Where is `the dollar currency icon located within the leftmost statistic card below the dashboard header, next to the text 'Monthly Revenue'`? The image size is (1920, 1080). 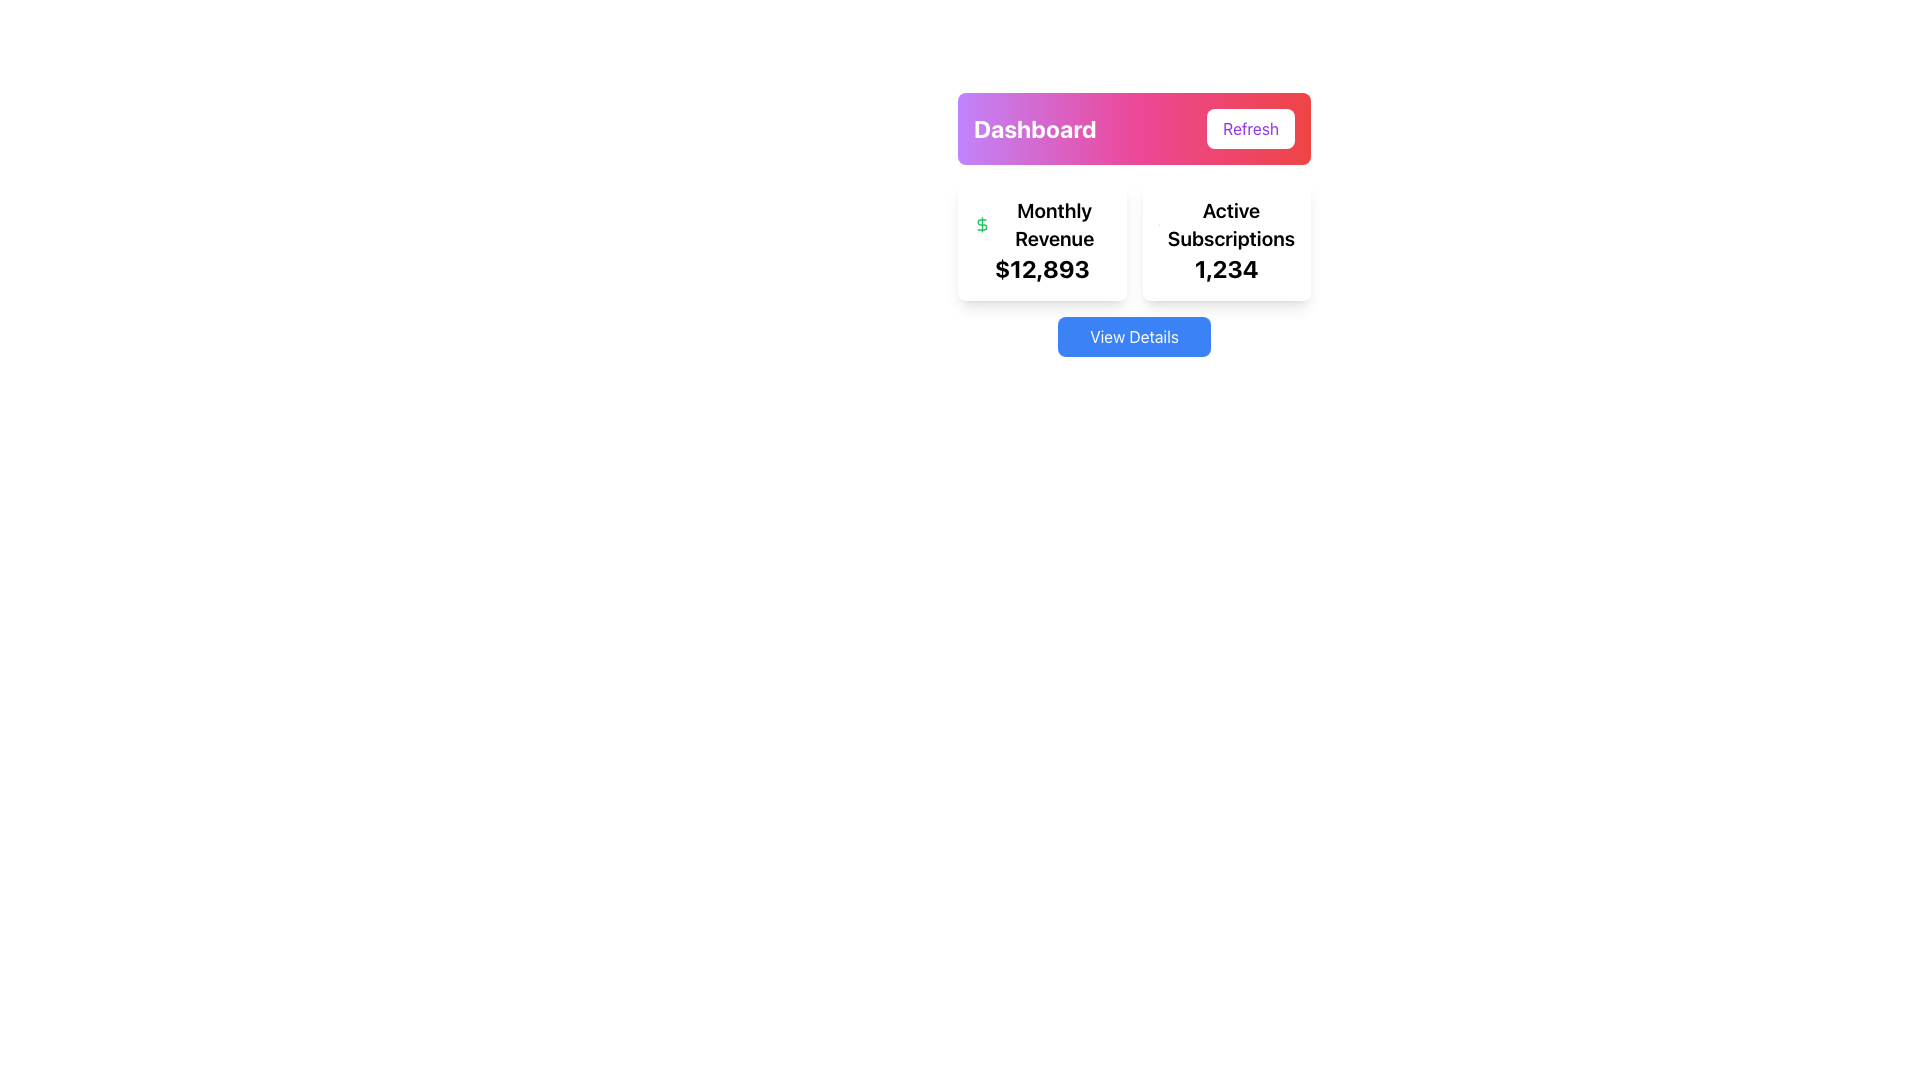
the dollar currency icon located within the leftmost statistic card below the dashboard header, next to the text 'Monthly Revenue' is located at coordinates (982, 224).